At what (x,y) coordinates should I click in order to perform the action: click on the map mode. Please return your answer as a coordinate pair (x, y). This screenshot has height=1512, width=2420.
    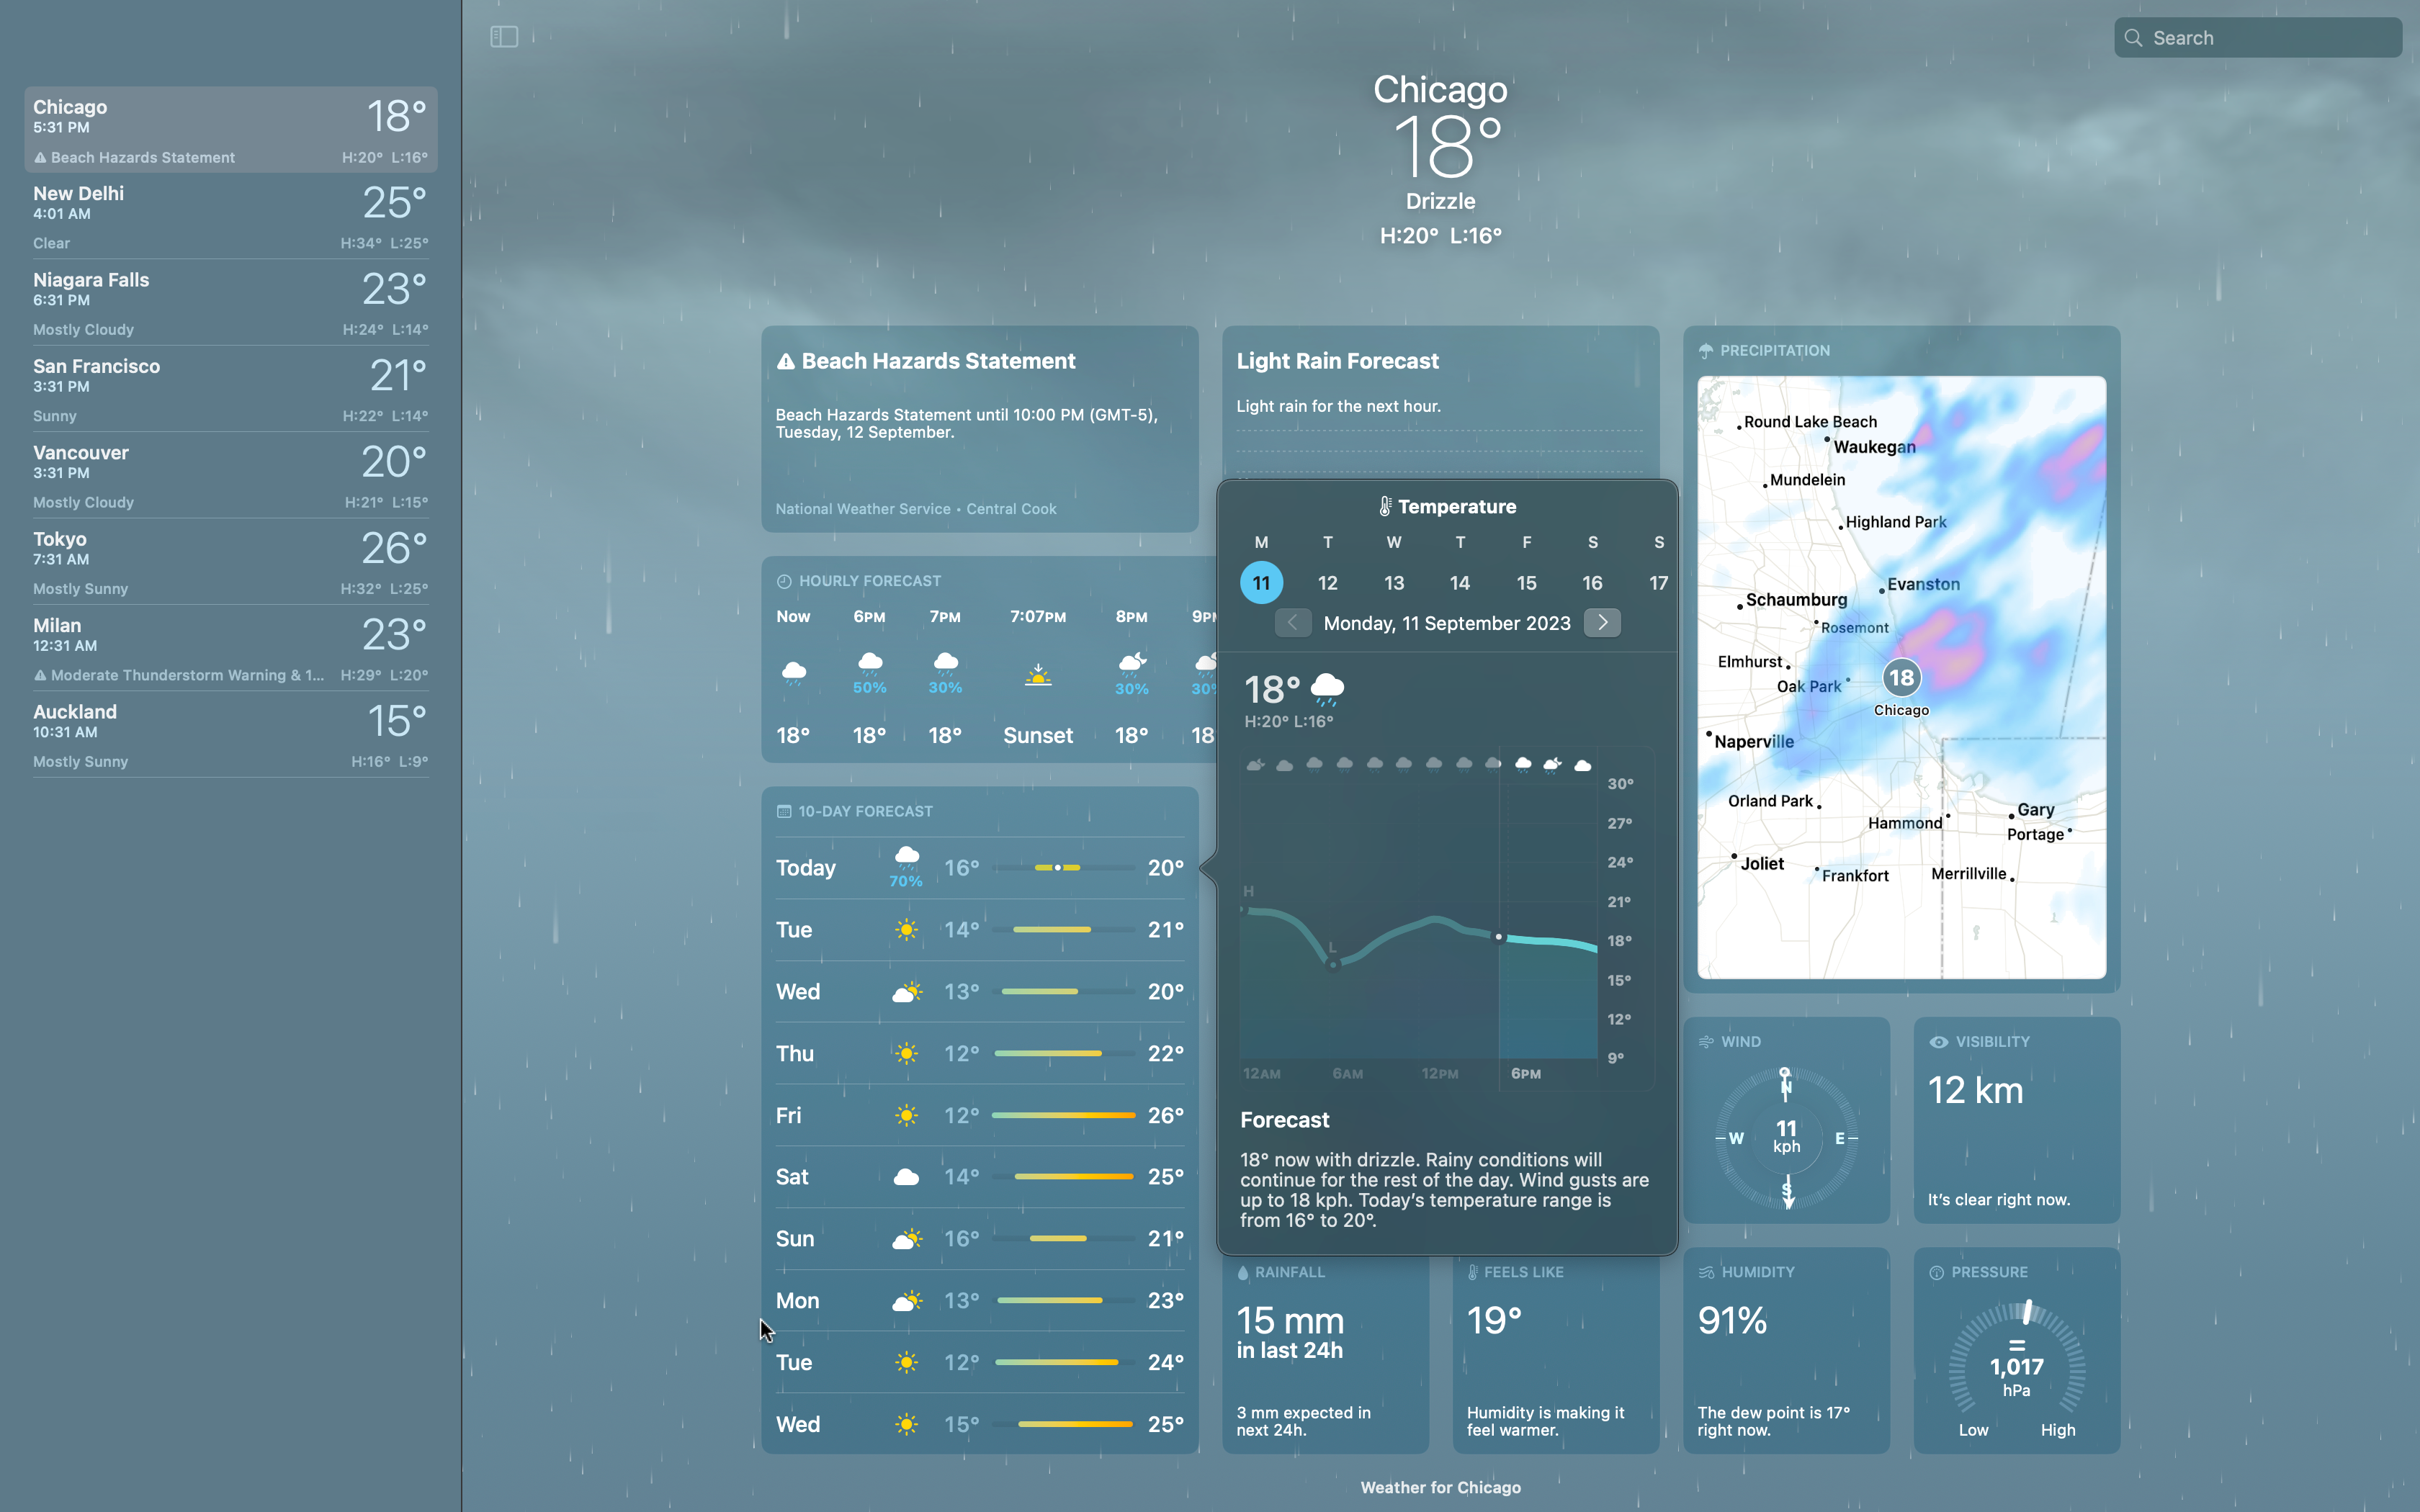
    Looking at the image, I should click on (1899, 657).